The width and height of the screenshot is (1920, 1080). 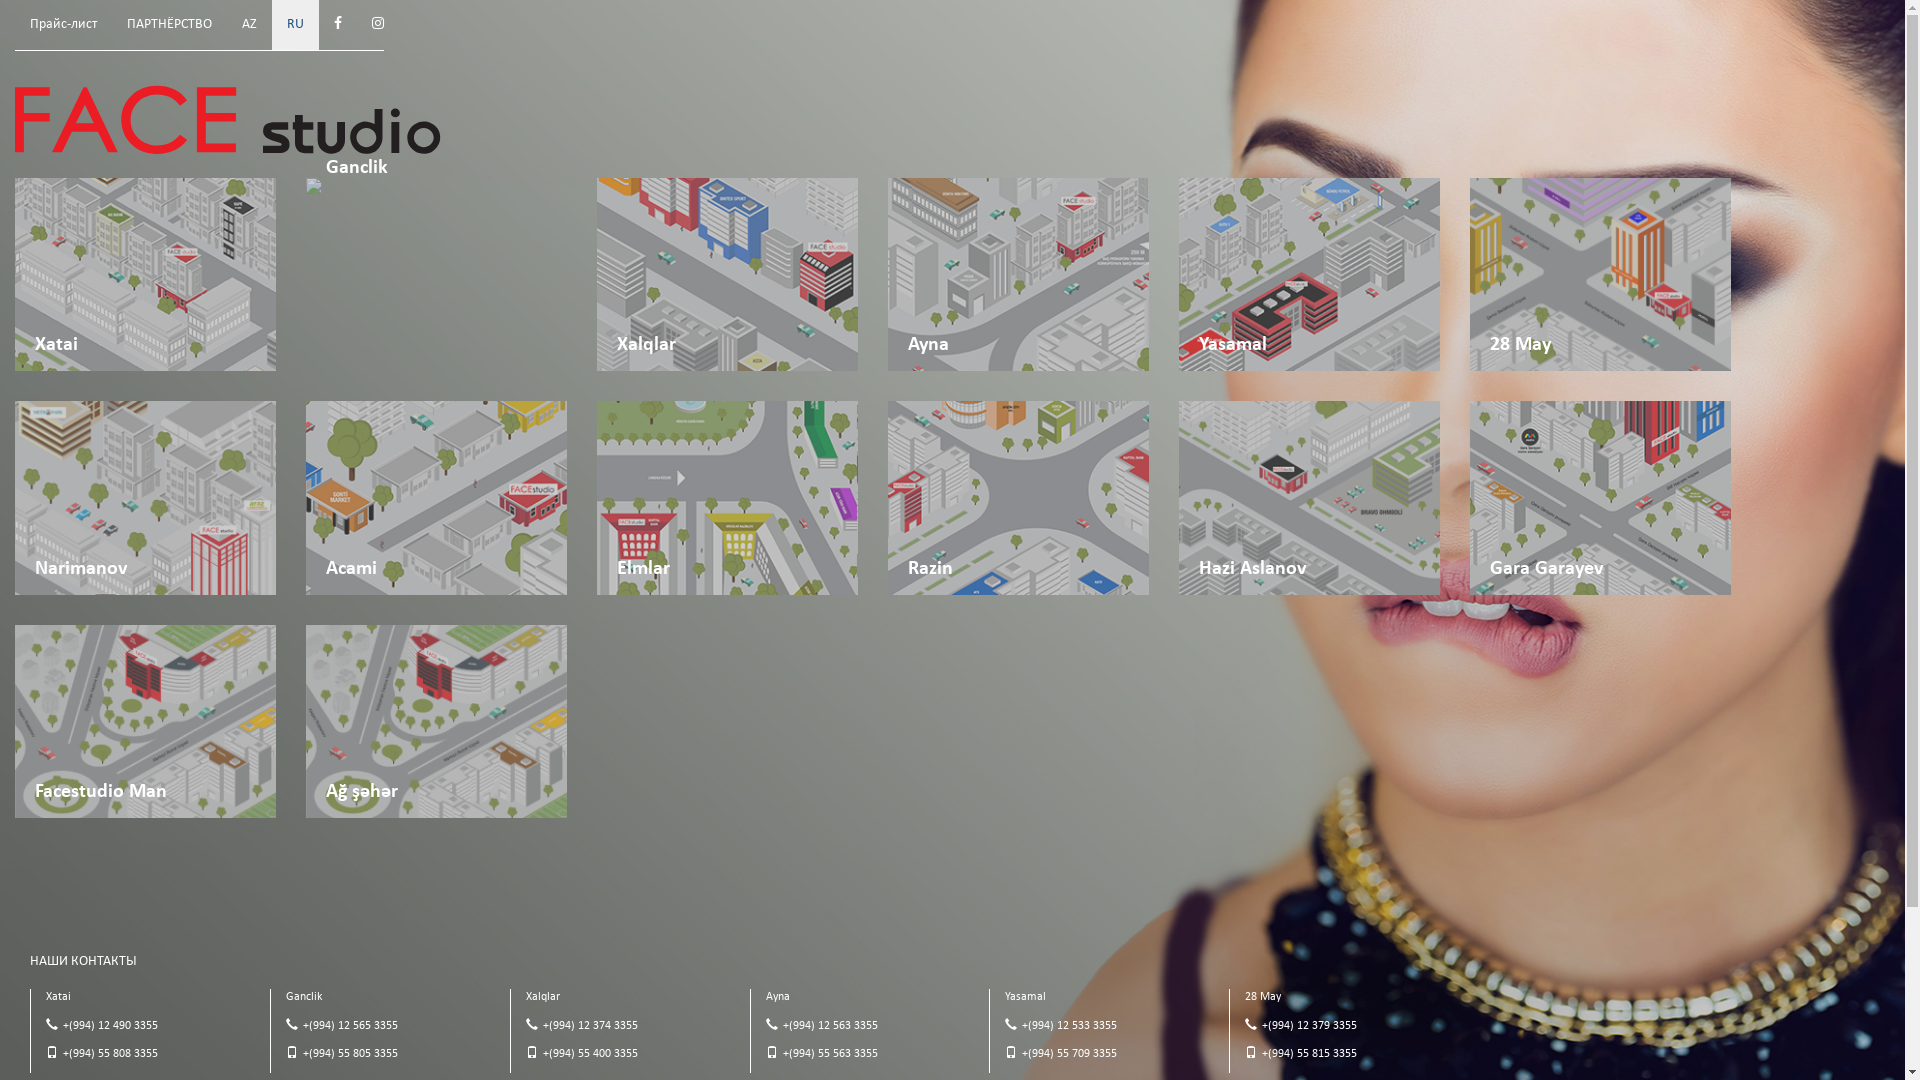 What do you see at coordinates (301, 1052) in the screenshot?
I see `'+(994) 55 805 3355'` at bounding box center [301, 1052].